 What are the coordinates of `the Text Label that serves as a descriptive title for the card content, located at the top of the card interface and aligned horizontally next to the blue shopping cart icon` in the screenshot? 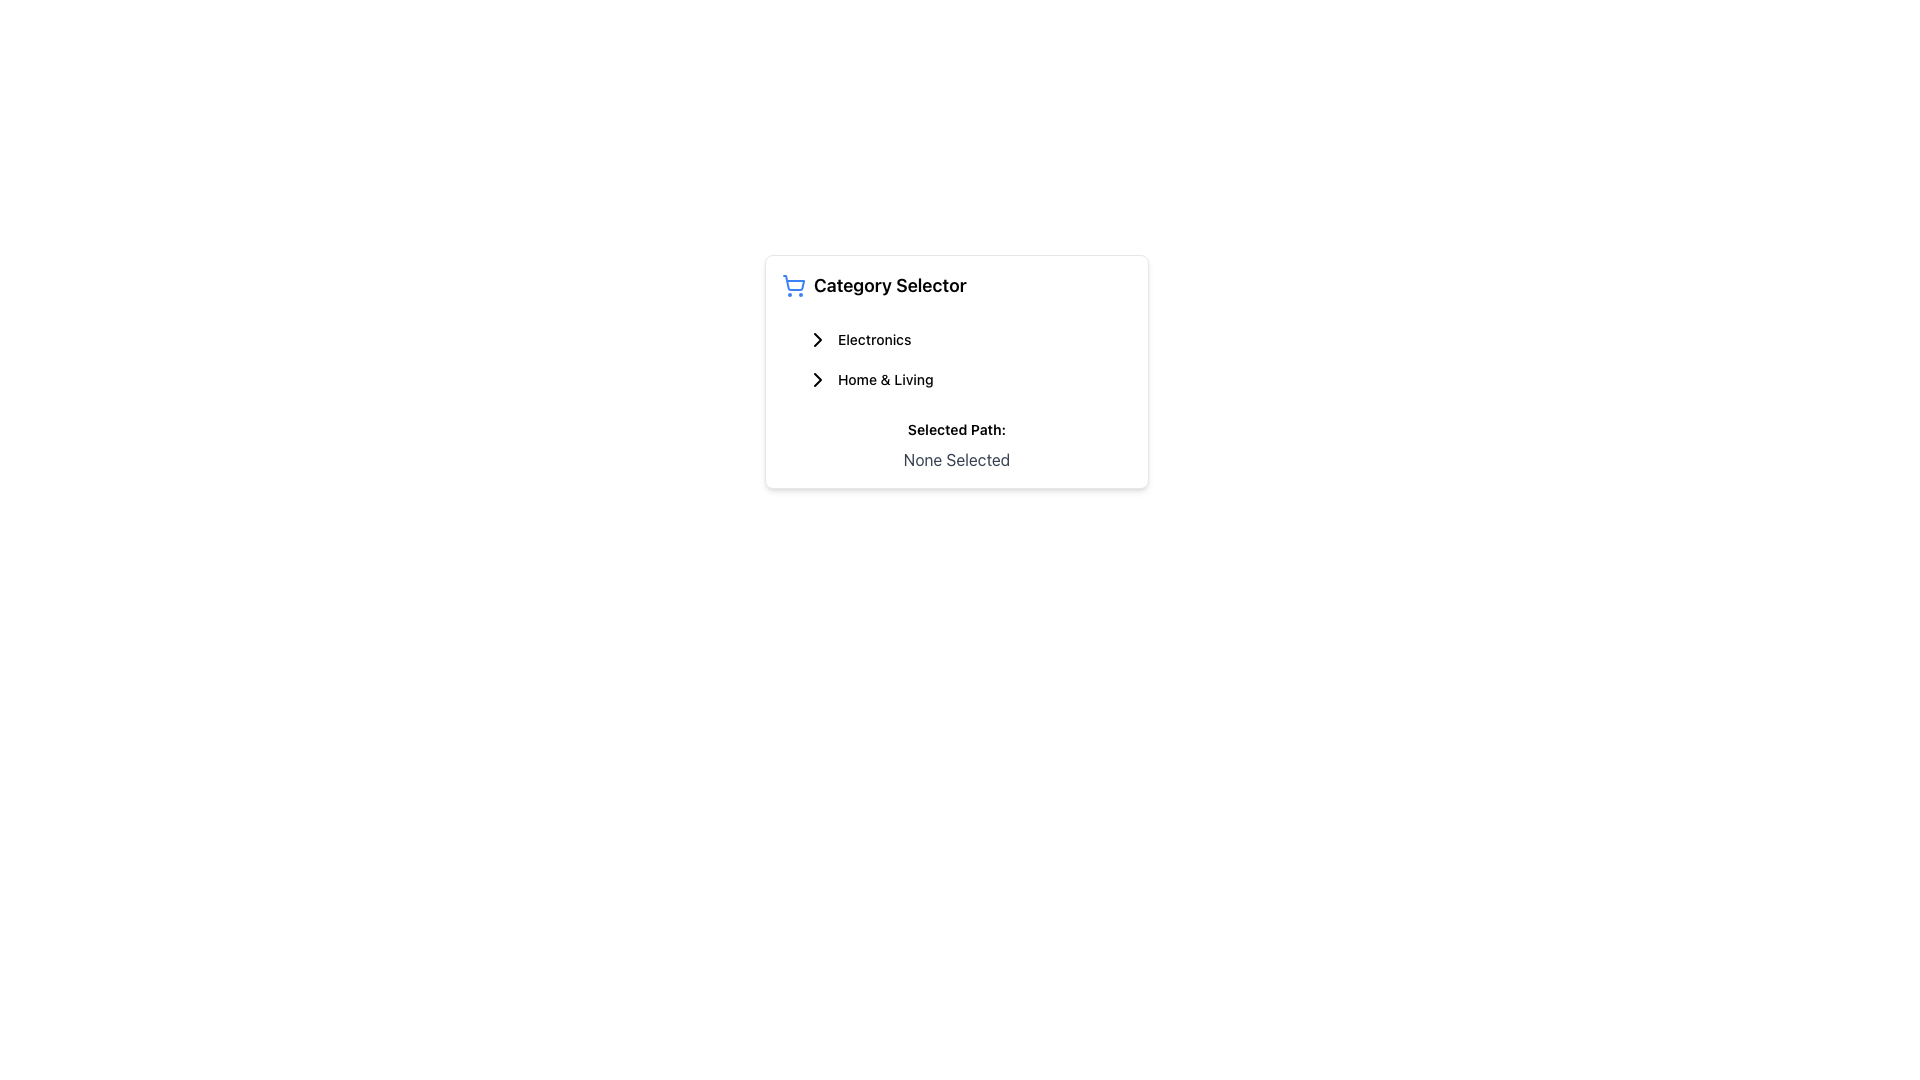 It's located at (889, 285).